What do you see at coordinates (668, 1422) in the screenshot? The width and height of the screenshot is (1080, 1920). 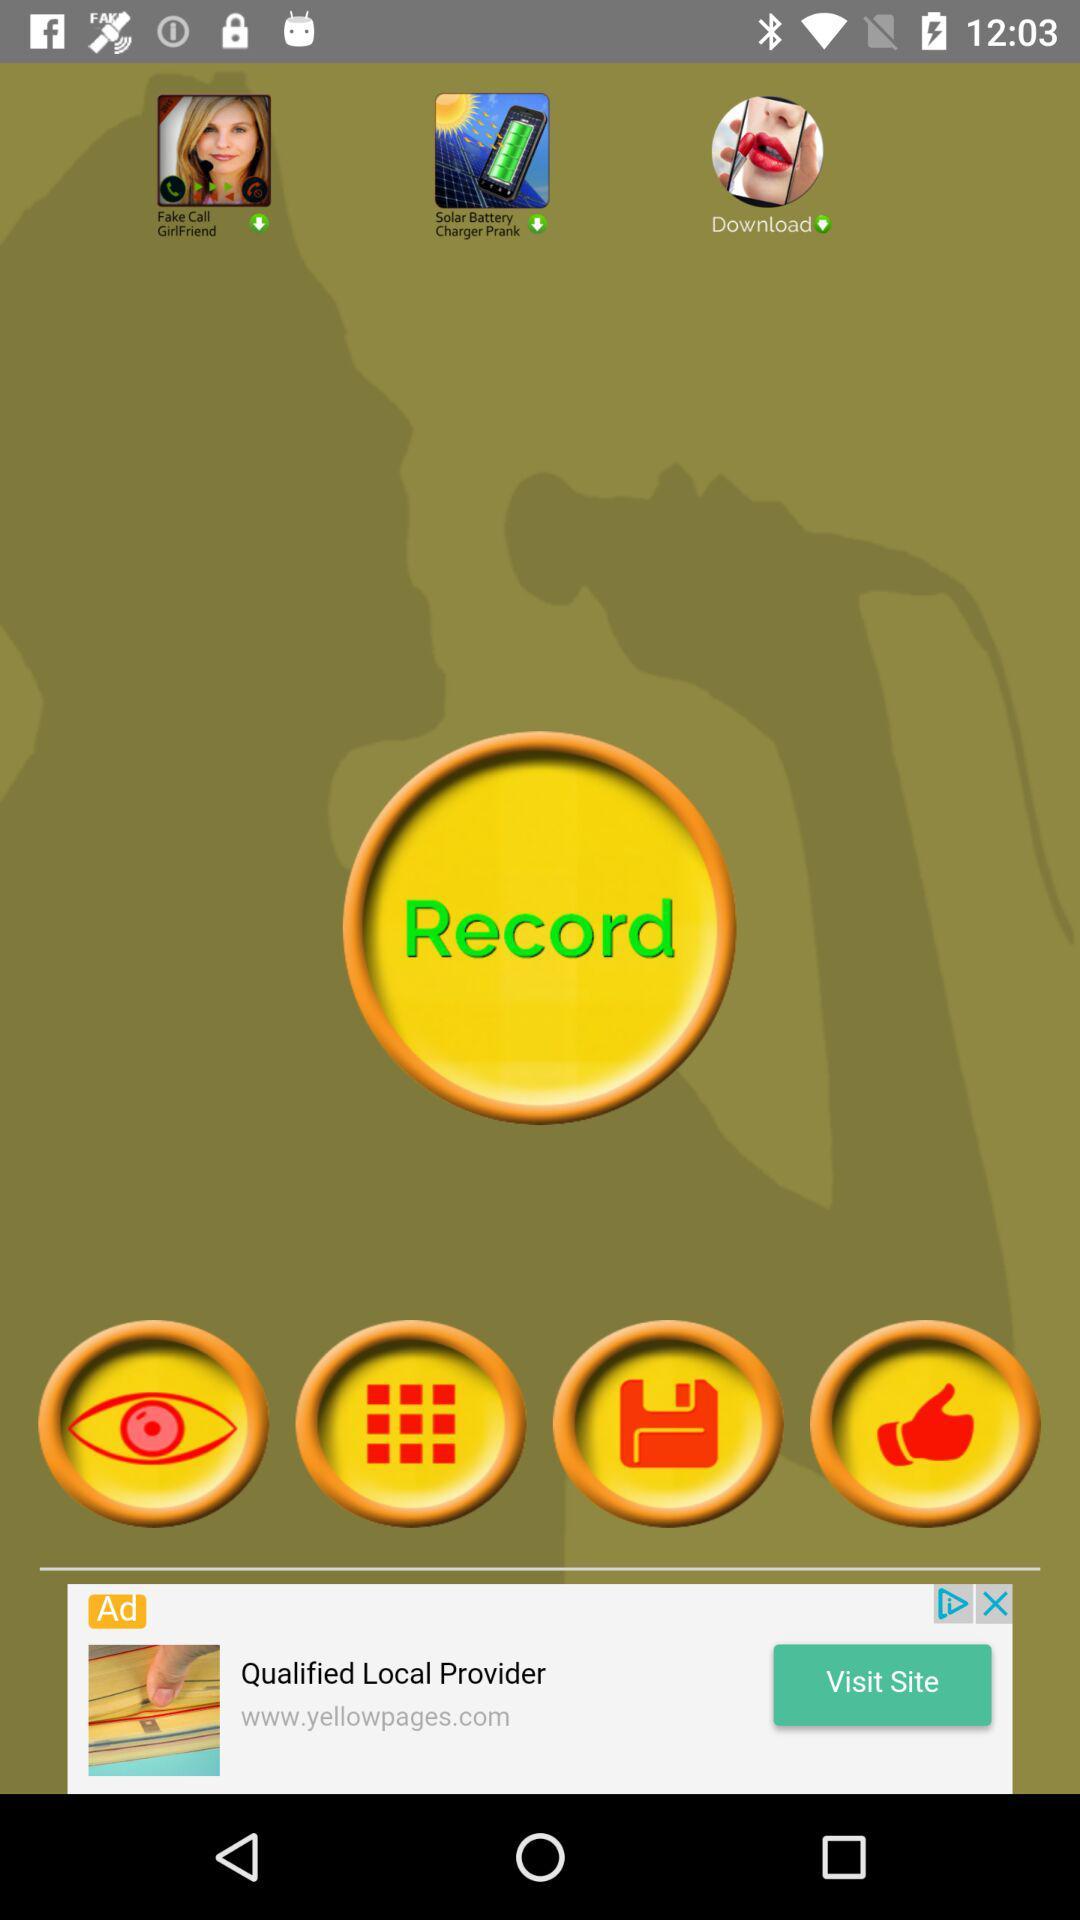 I see `menu` at bounding box center [668, 1422].